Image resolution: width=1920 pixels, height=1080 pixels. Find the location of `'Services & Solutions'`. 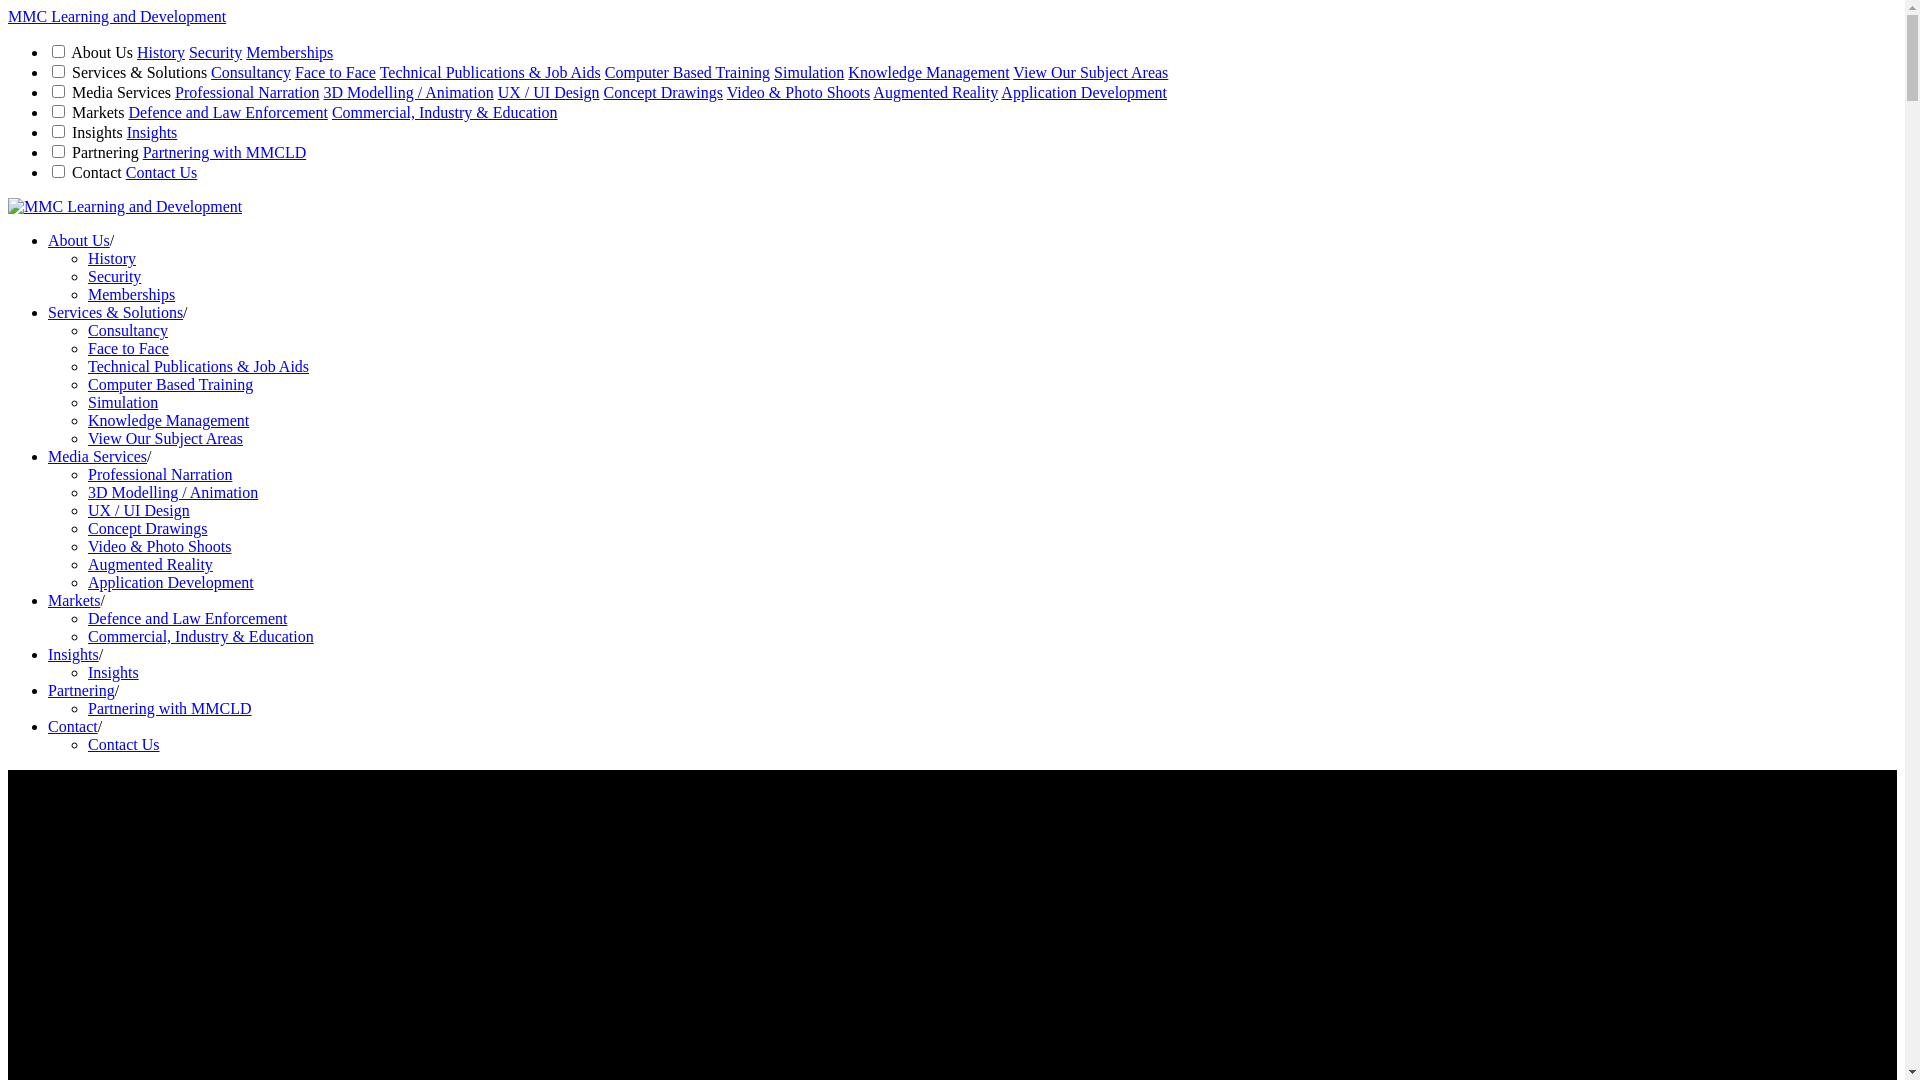

'Services & Solutions' is located at coordinates (114, 312).